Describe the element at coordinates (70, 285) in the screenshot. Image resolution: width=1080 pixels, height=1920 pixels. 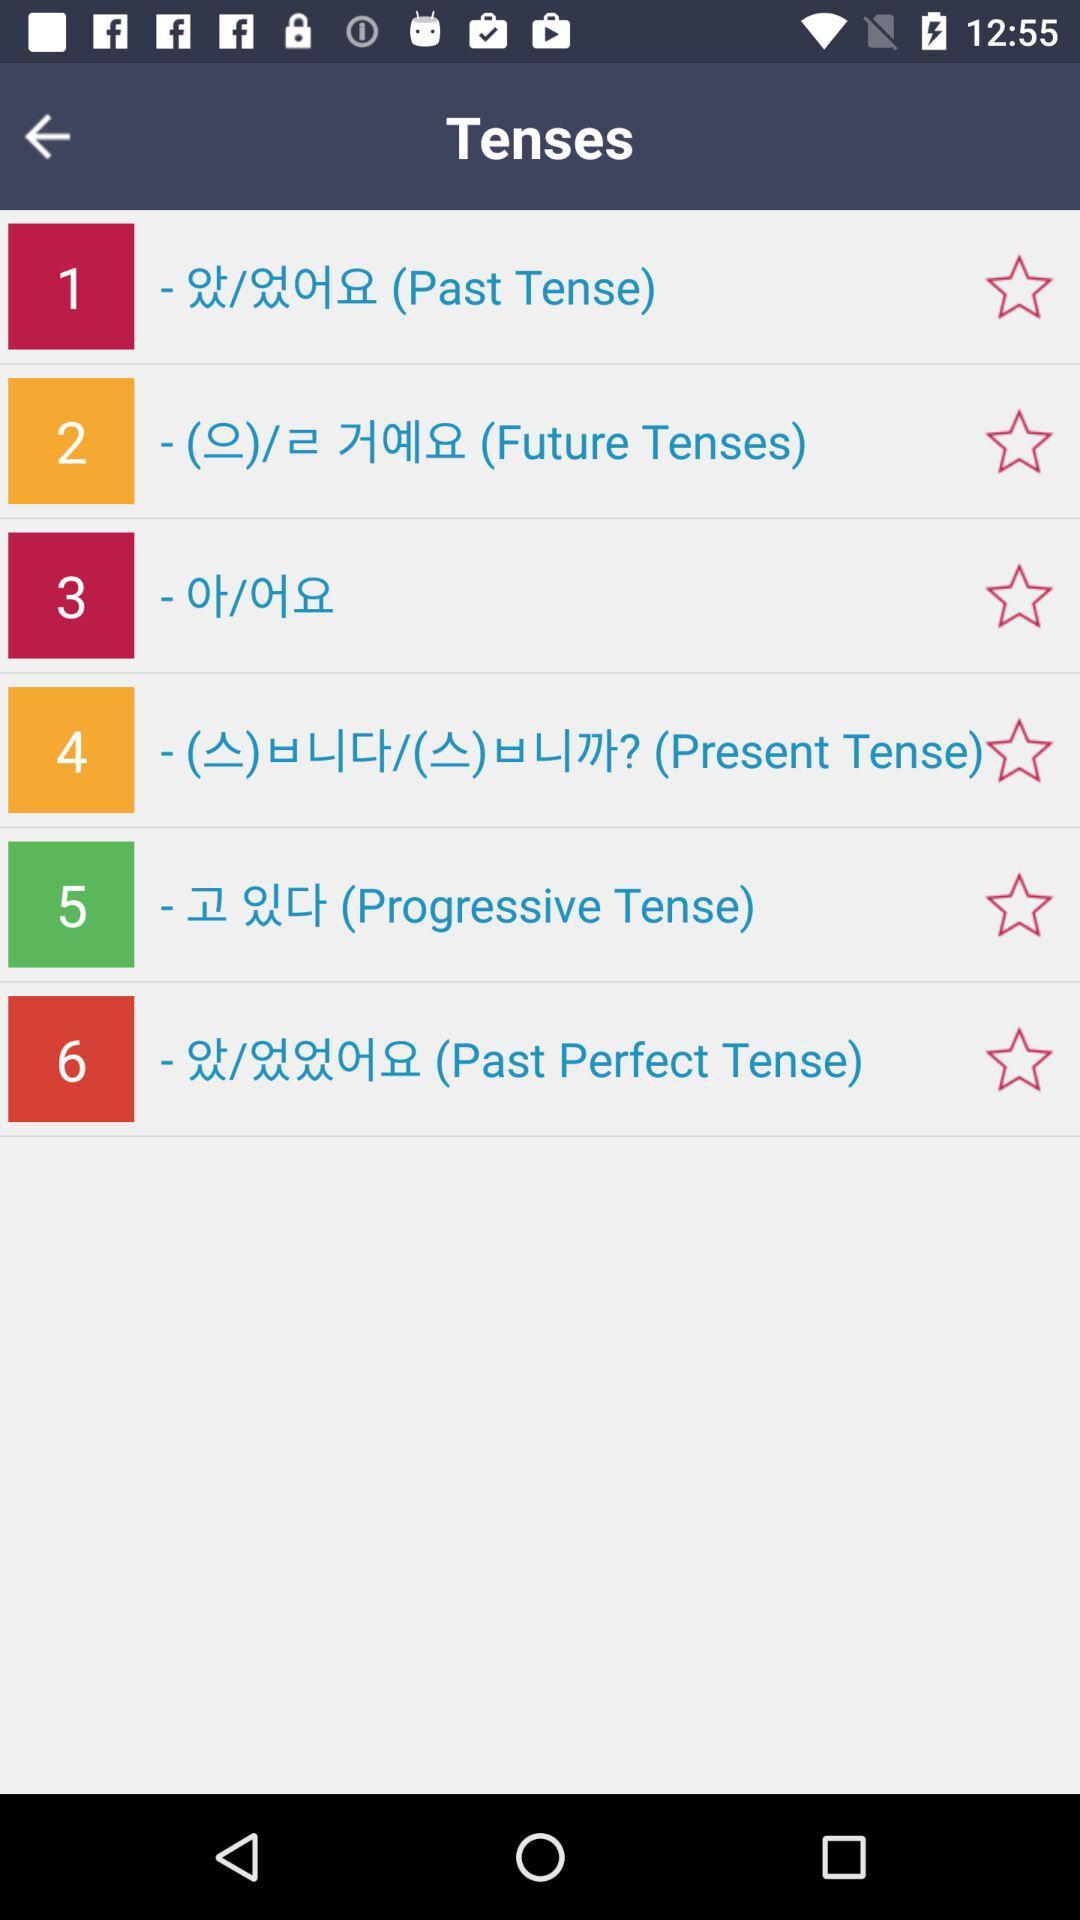
I see `icon above the 2 item` at that location.